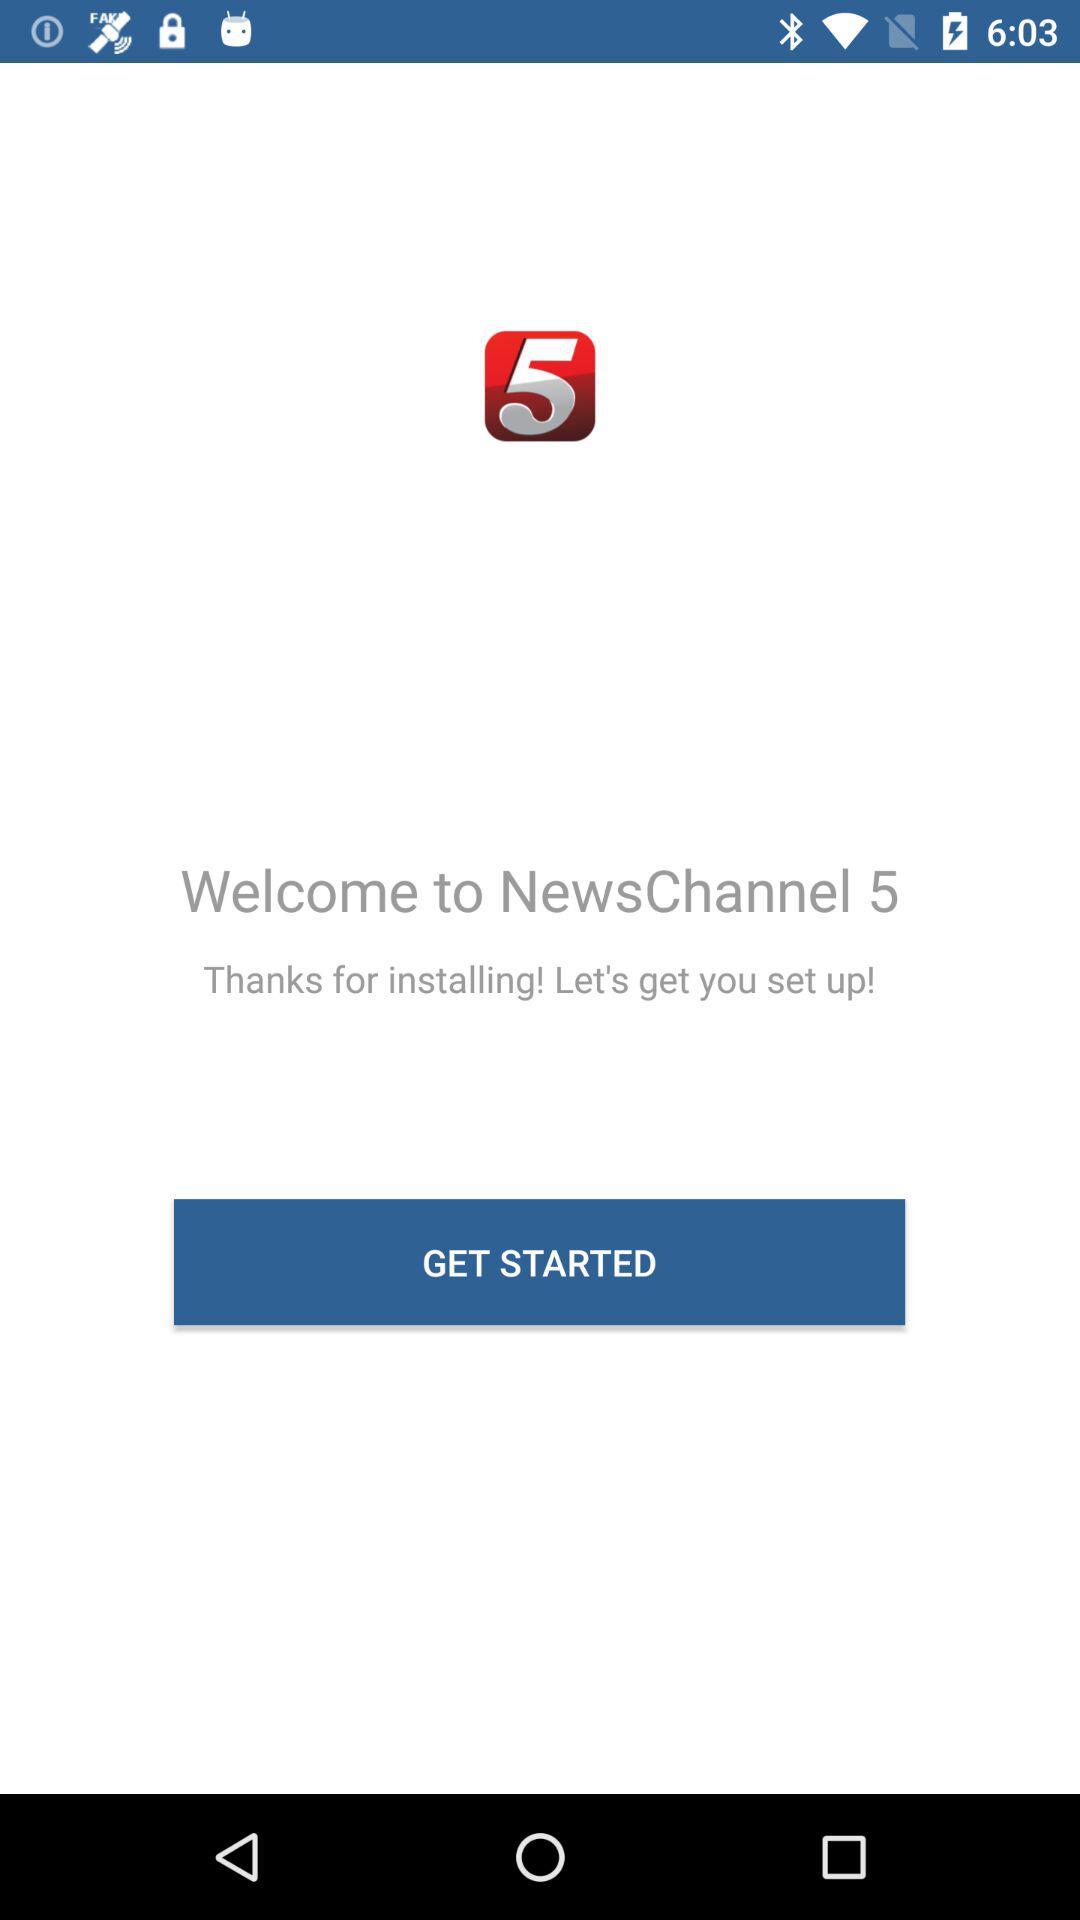  Describe the element at coordinates (538, 1261) in the screenshot. I see `get started item` at that location.